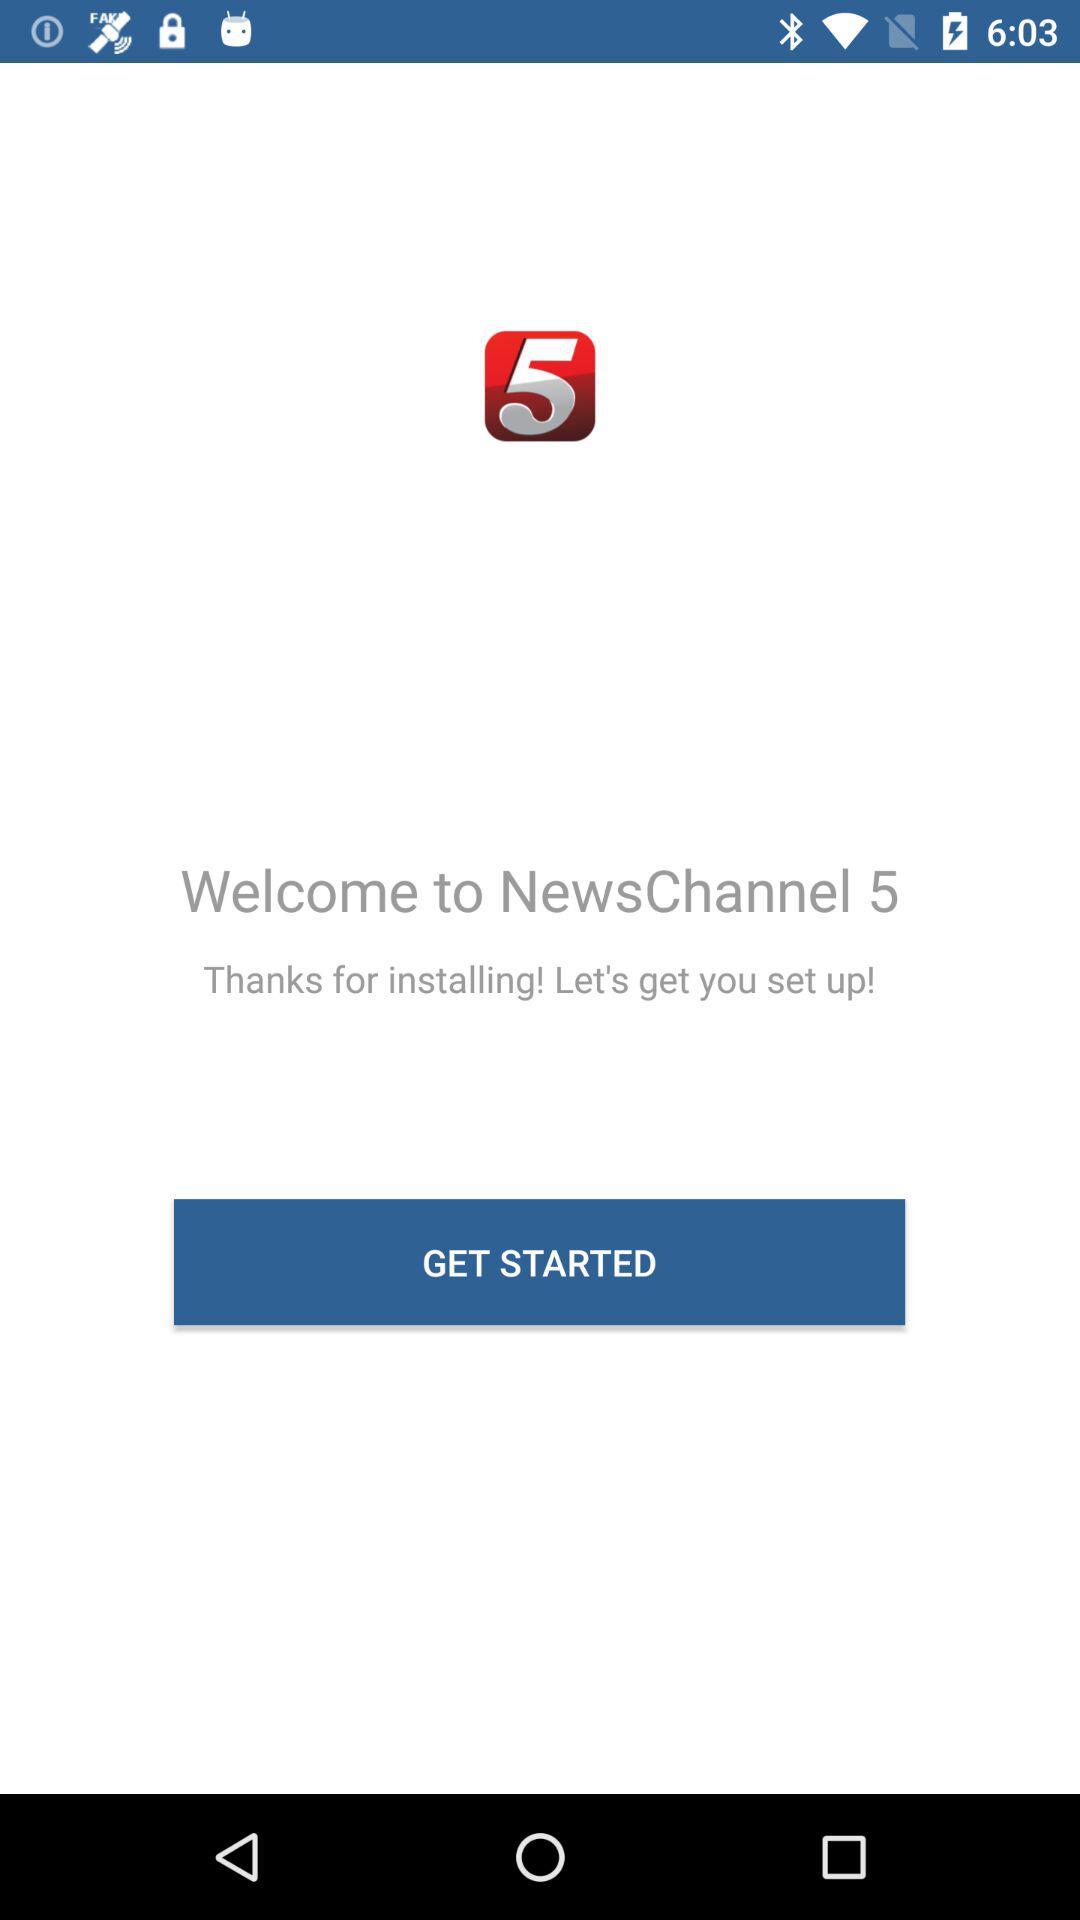  Describe the element at coordinates (538, 1261) in the screenshot. I see `get started item` at that location.